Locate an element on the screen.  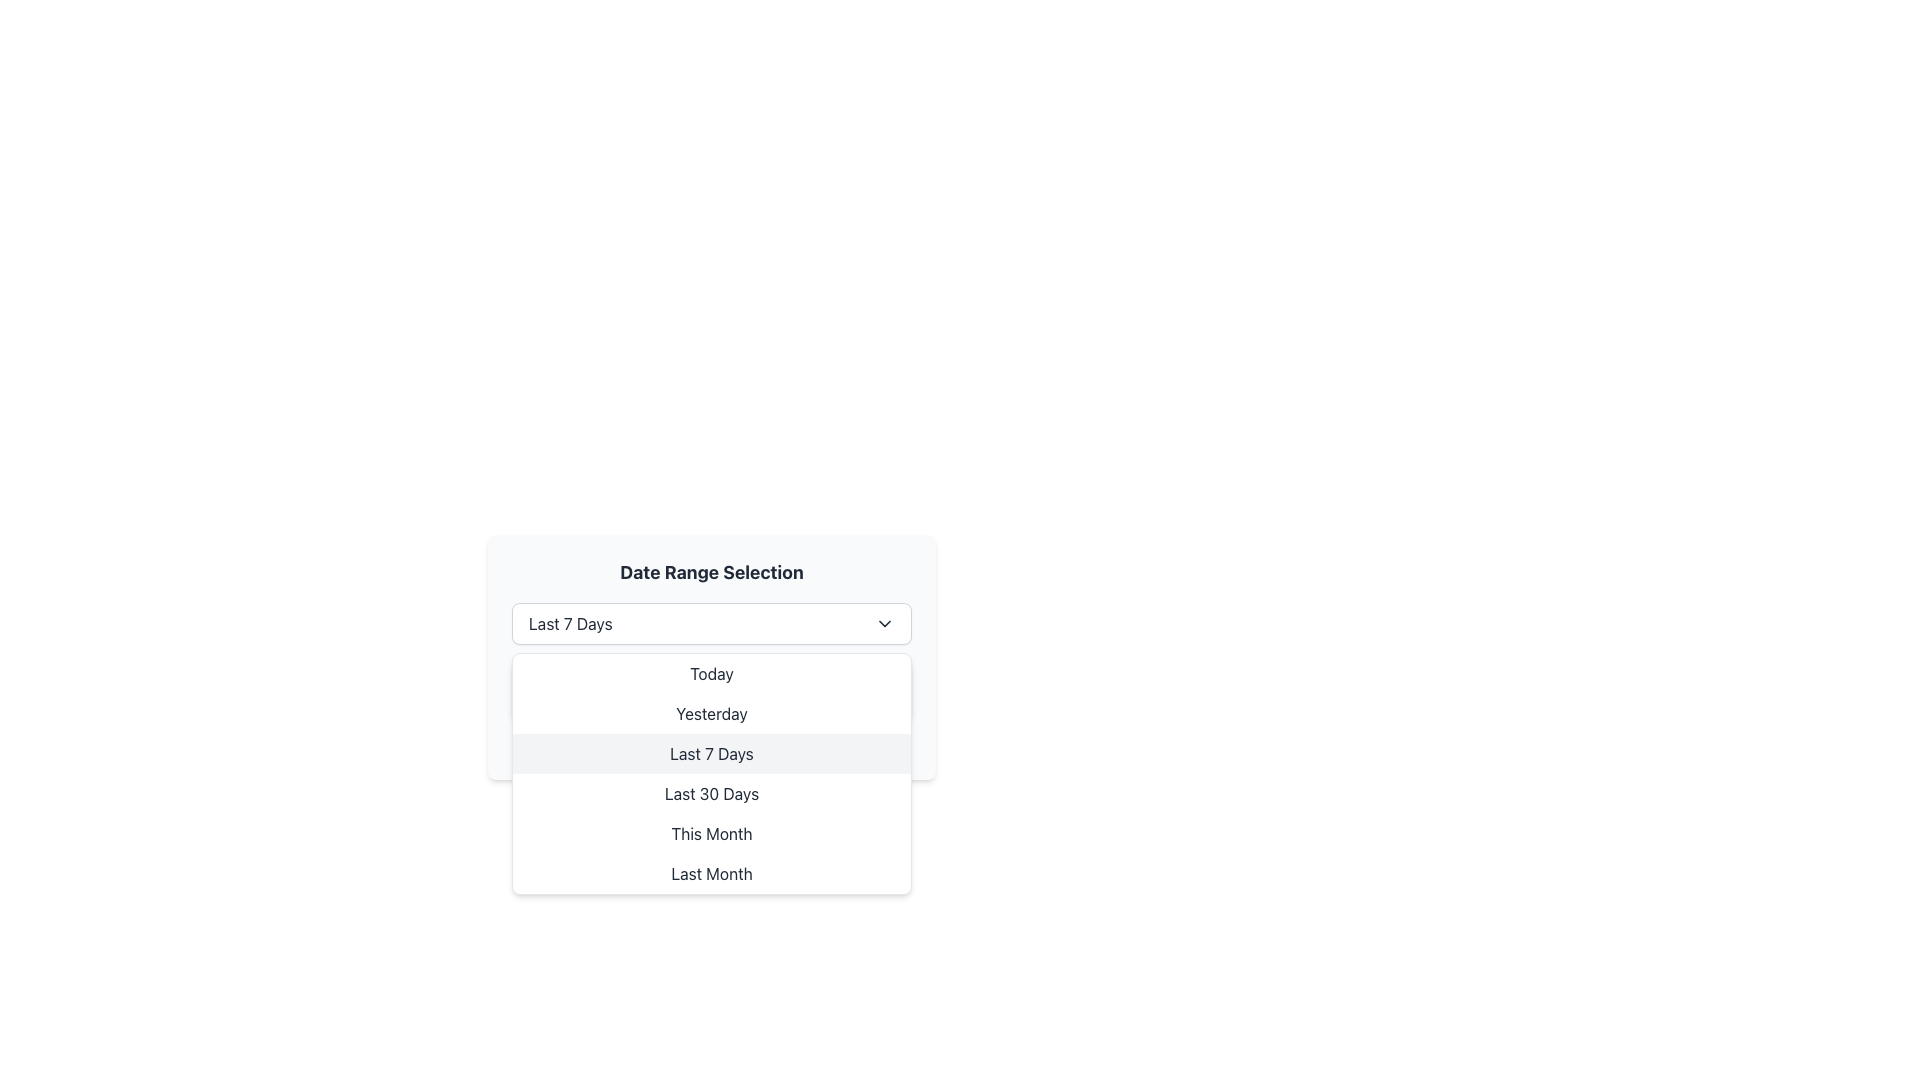
the informational text stating 'Select a date range that best suits your analytical needs.' which is positioned centrally at the bottom of the date range selection interface is located at coordinates (711, 744).